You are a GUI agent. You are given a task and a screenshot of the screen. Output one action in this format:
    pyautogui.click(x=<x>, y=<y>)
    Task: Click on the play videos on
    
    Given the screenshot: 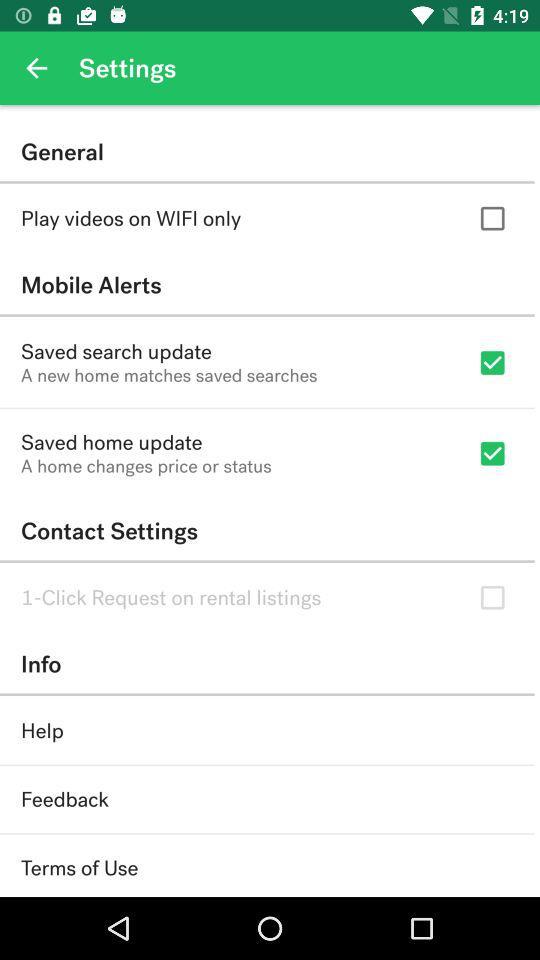 What is the action you would take?
    pyautogui.click(x=131, y=218)
    